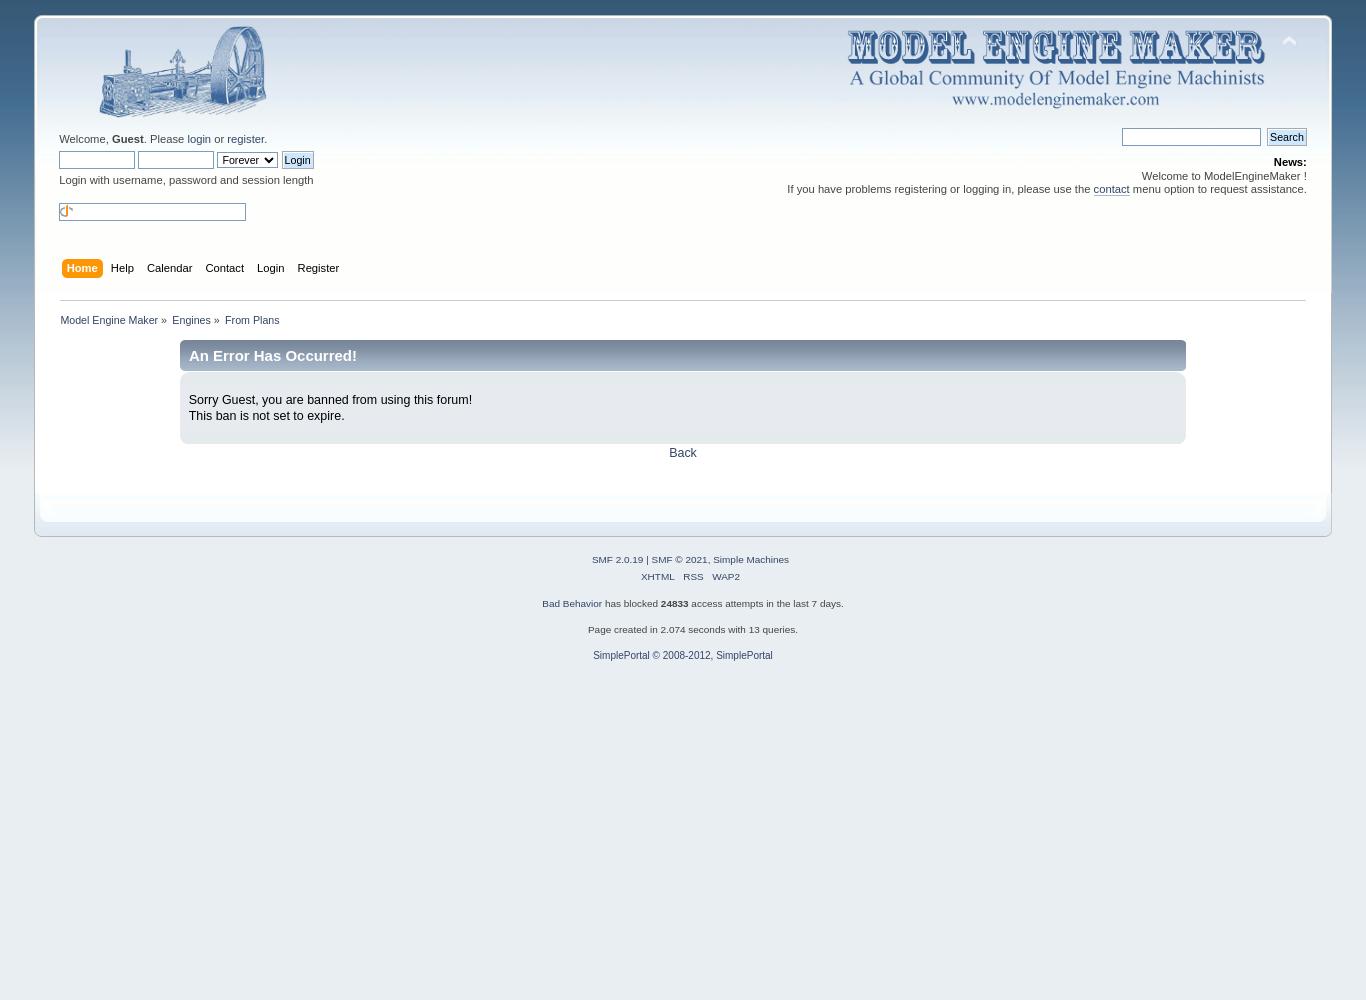  What do you see at coordinates (751, 559) in the screenshot?
I see `'Simple Machines'` at bounding box center [751, 559].